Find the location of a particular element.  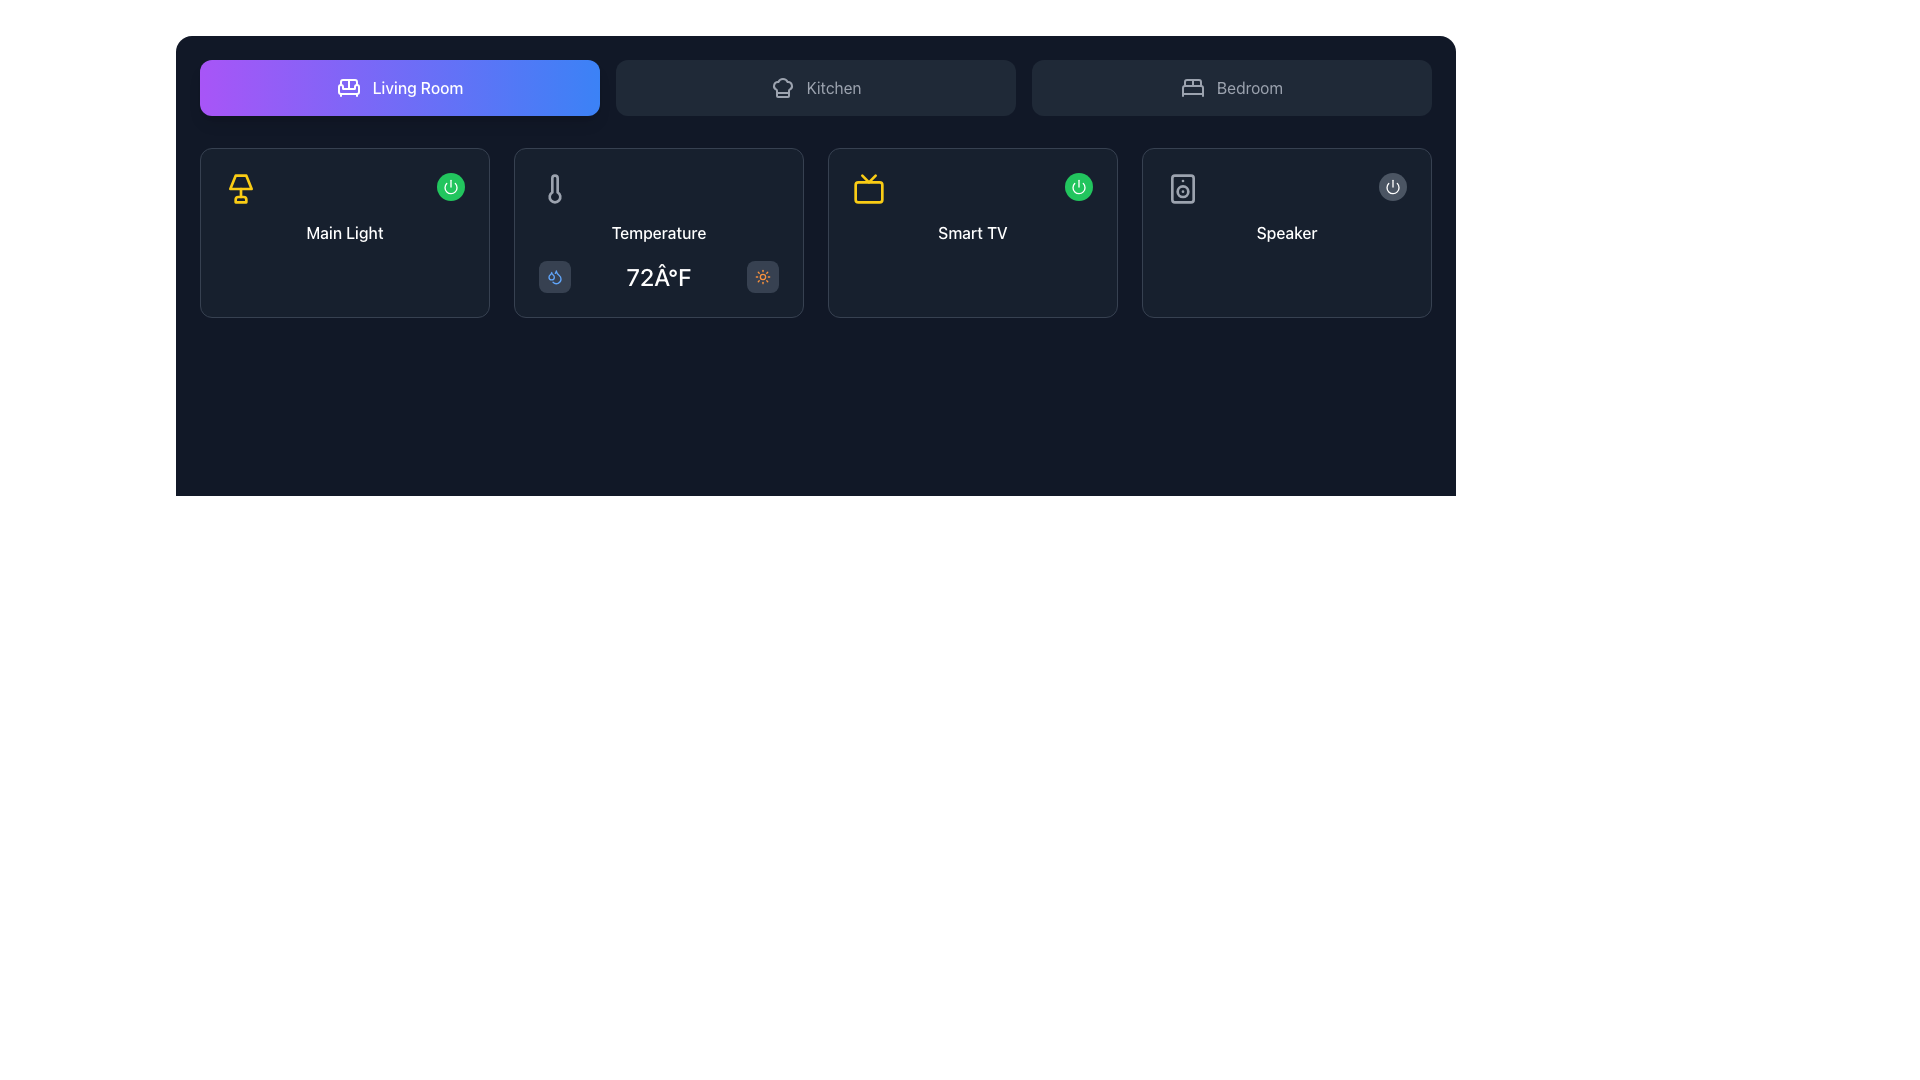

the brightness toggle button located in the Temperature section of the Living Room panel, adjacent to the temperature value of '72°F' and aligned with the sun glyph is located at coordinates (762, 277).